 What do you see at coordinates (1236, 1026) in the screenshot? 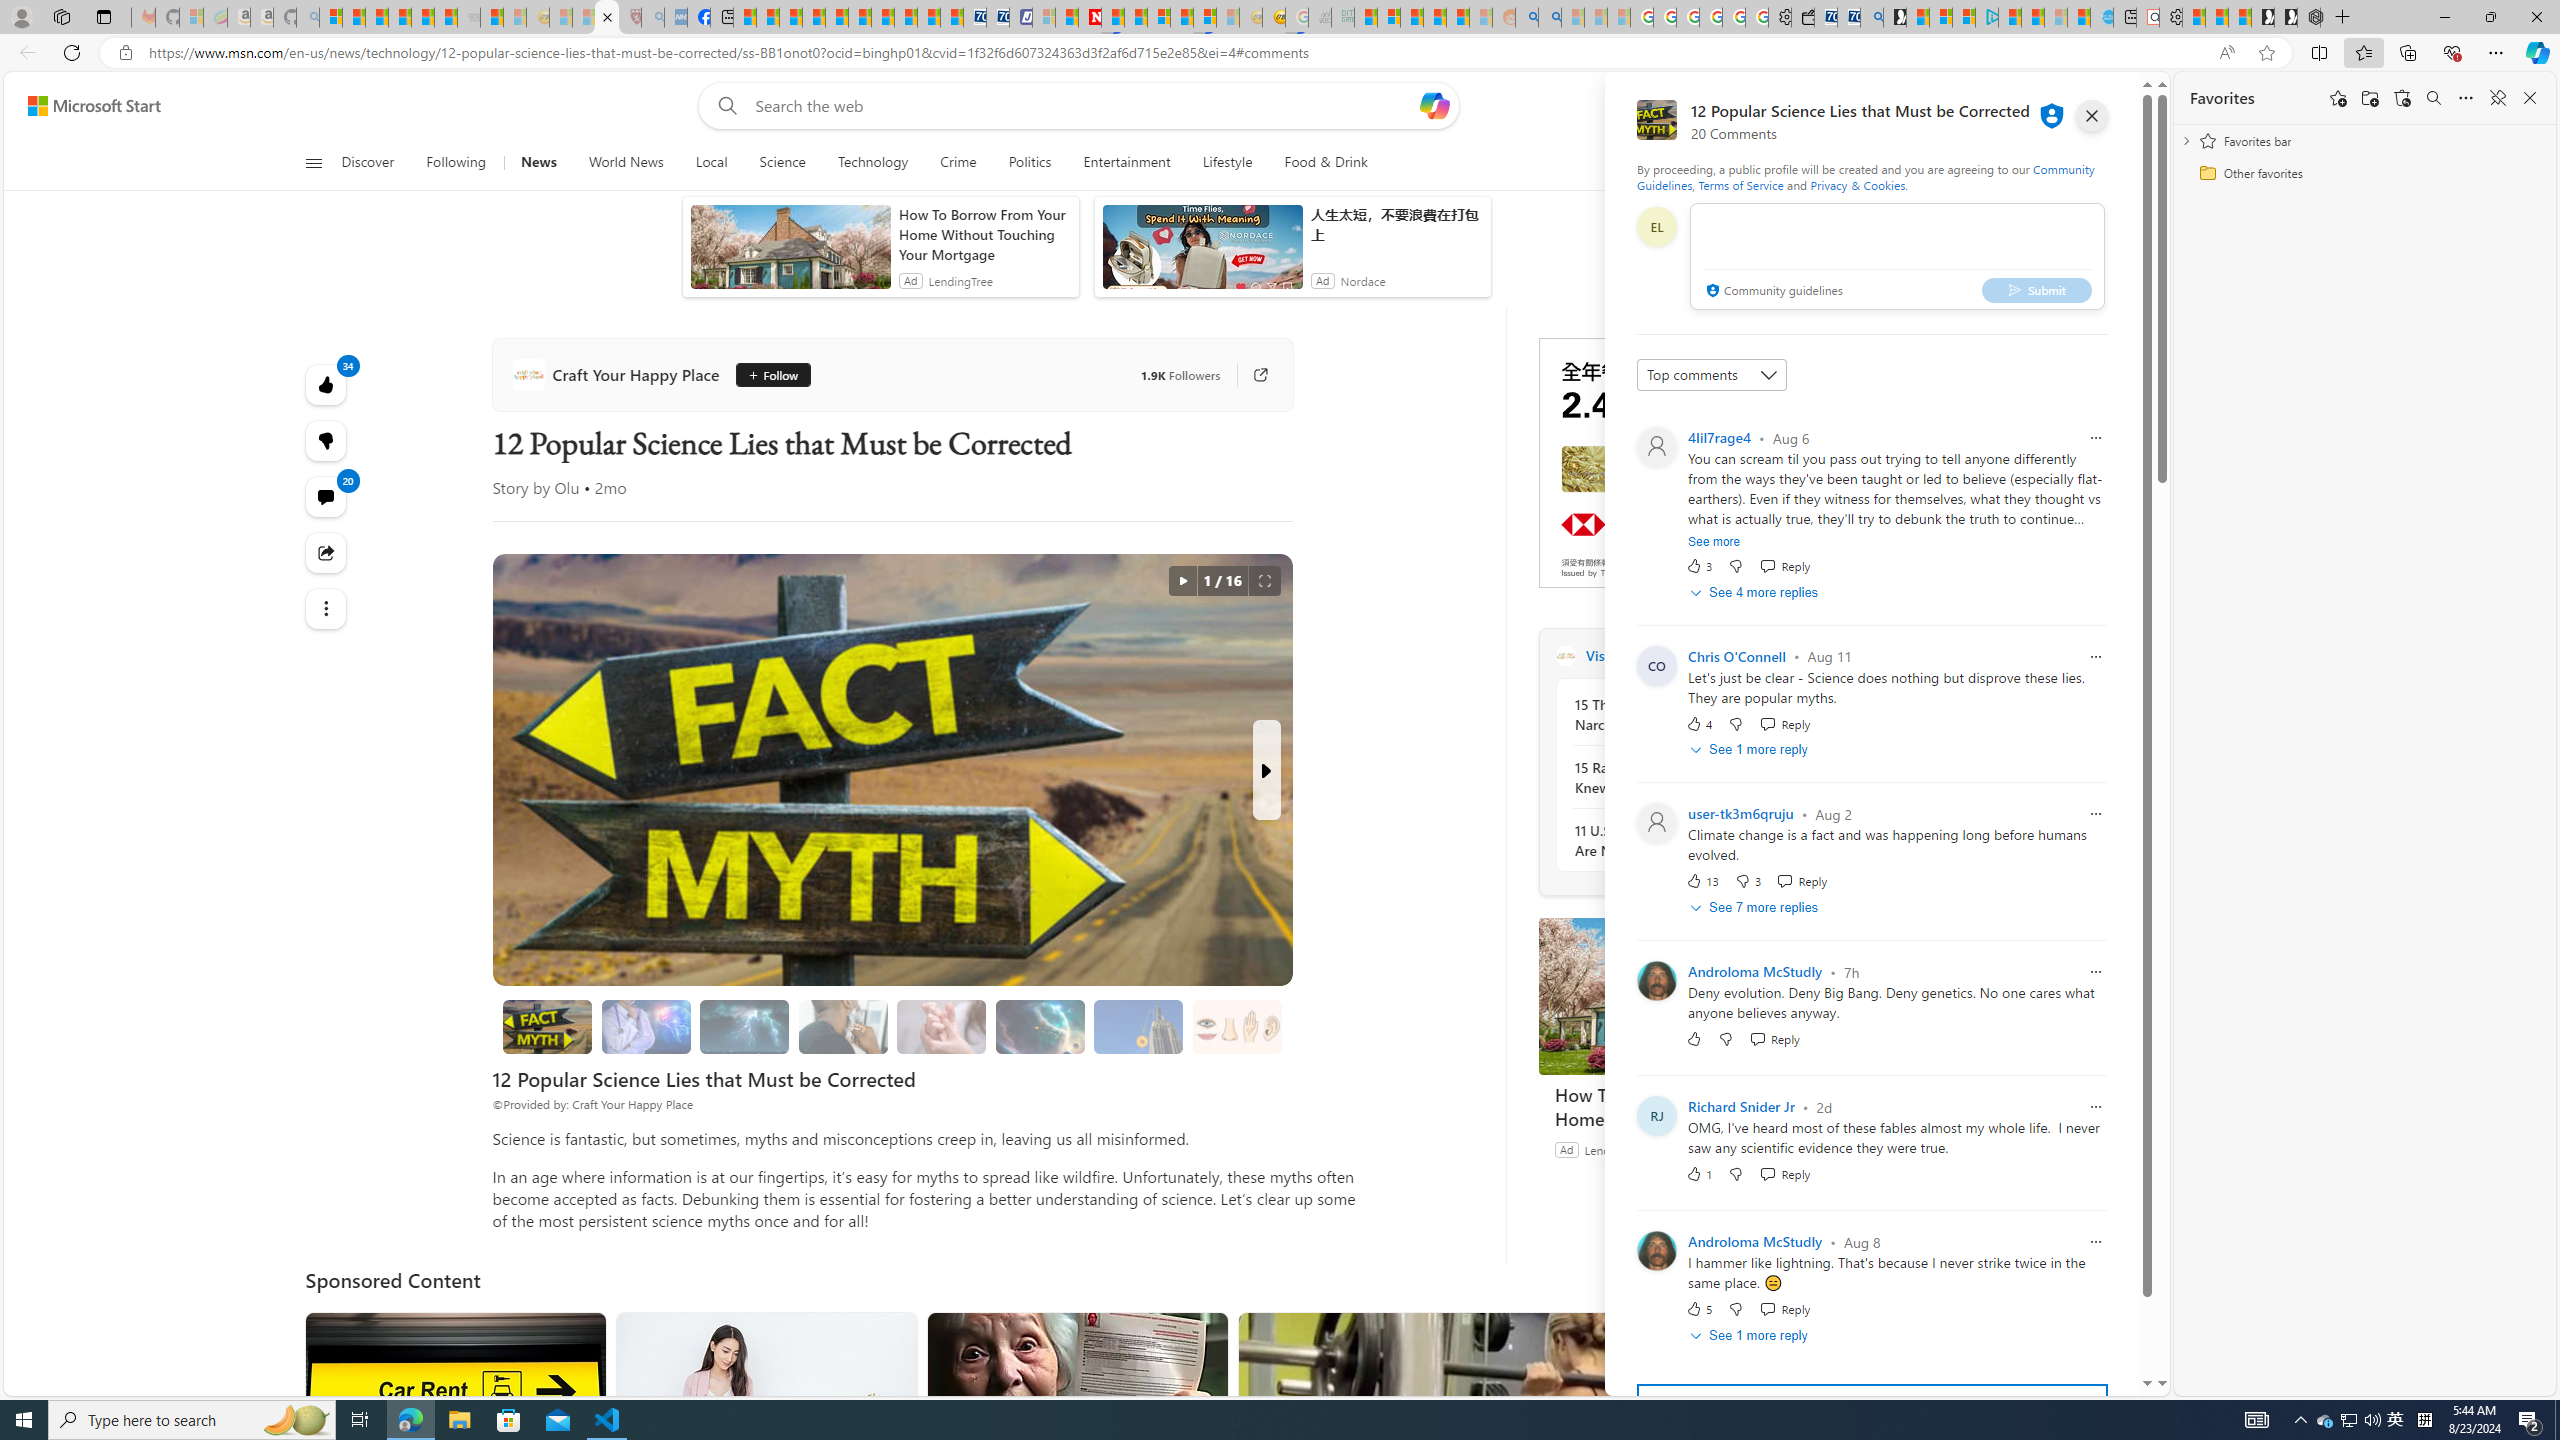
I see `'Human Senses'` at bounding box center [1236, 1026].